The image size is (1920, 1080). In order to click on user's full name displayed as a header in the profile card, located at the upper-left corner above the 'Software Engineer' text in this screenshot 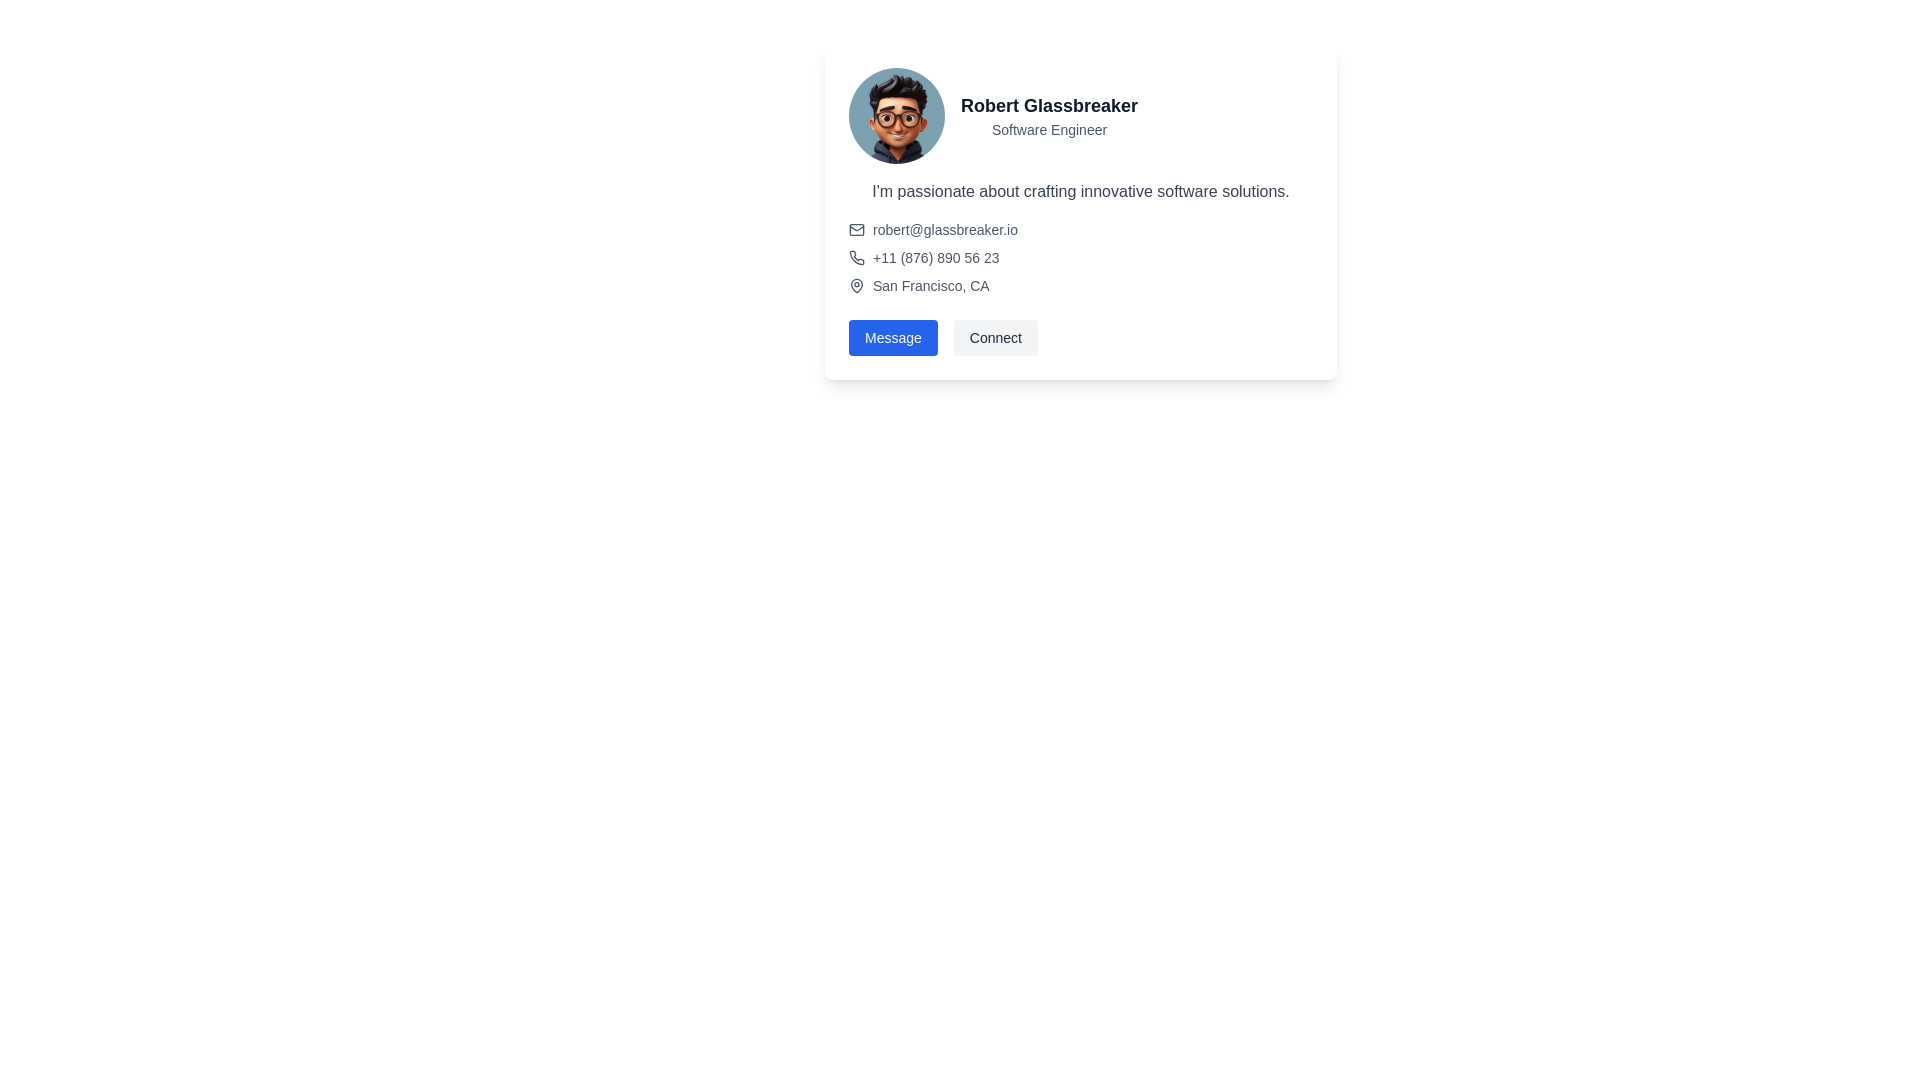, I will do `click(1048, 105)`.